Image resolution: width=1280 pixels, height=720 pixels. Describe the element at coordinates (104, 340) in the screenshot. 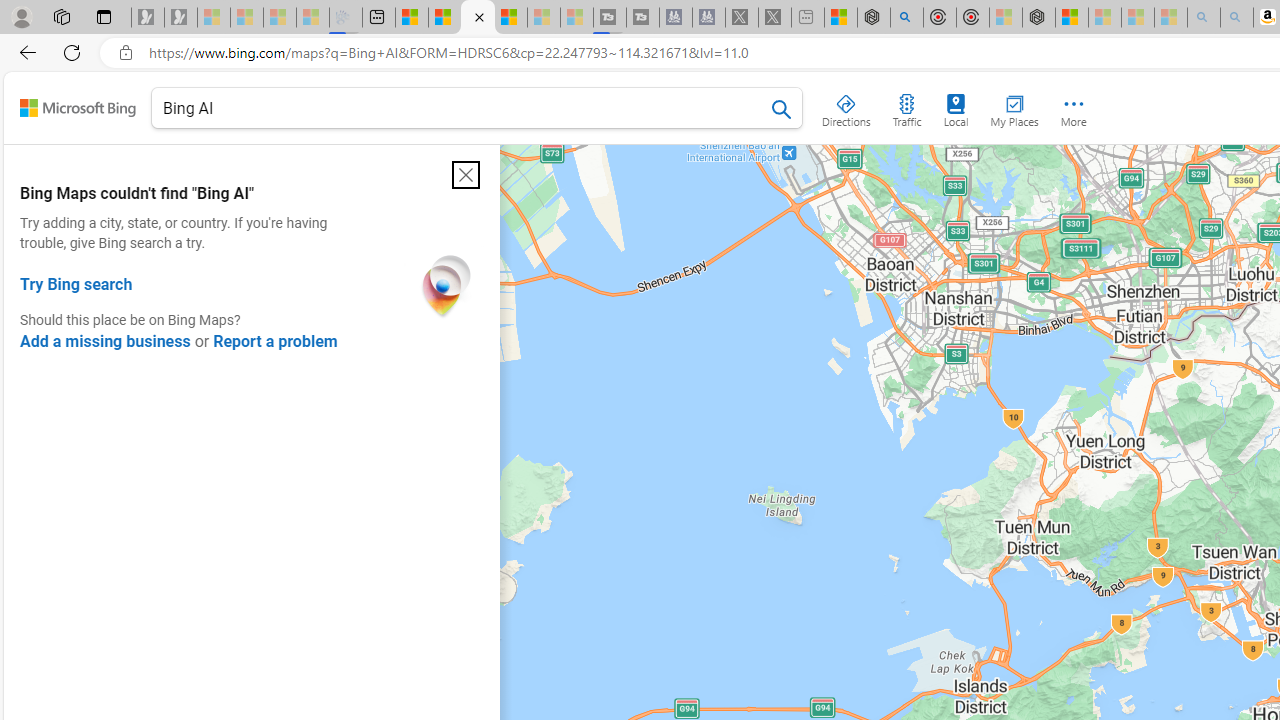

I see `'Add a missing business'` at that location.